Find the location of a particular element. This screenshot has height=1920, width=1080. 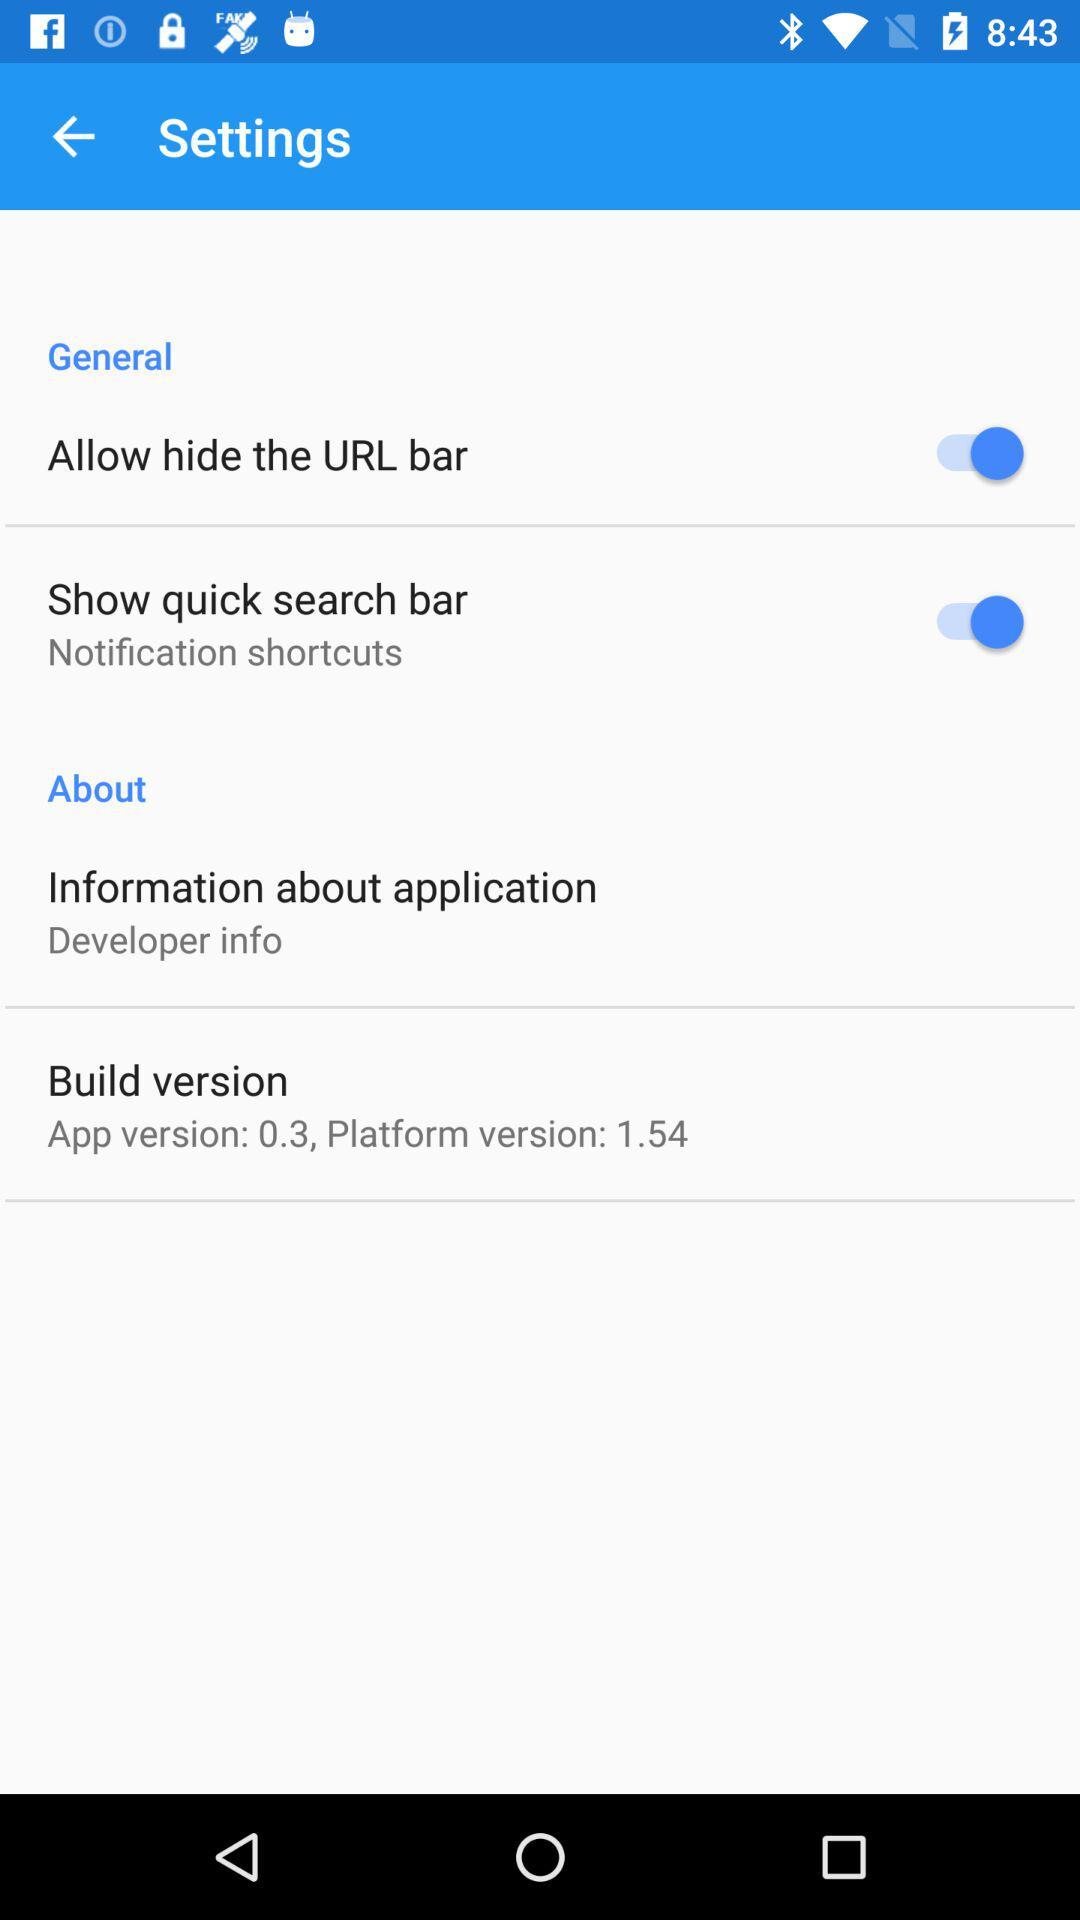

icon above the general is located at coordinates (72, 135).